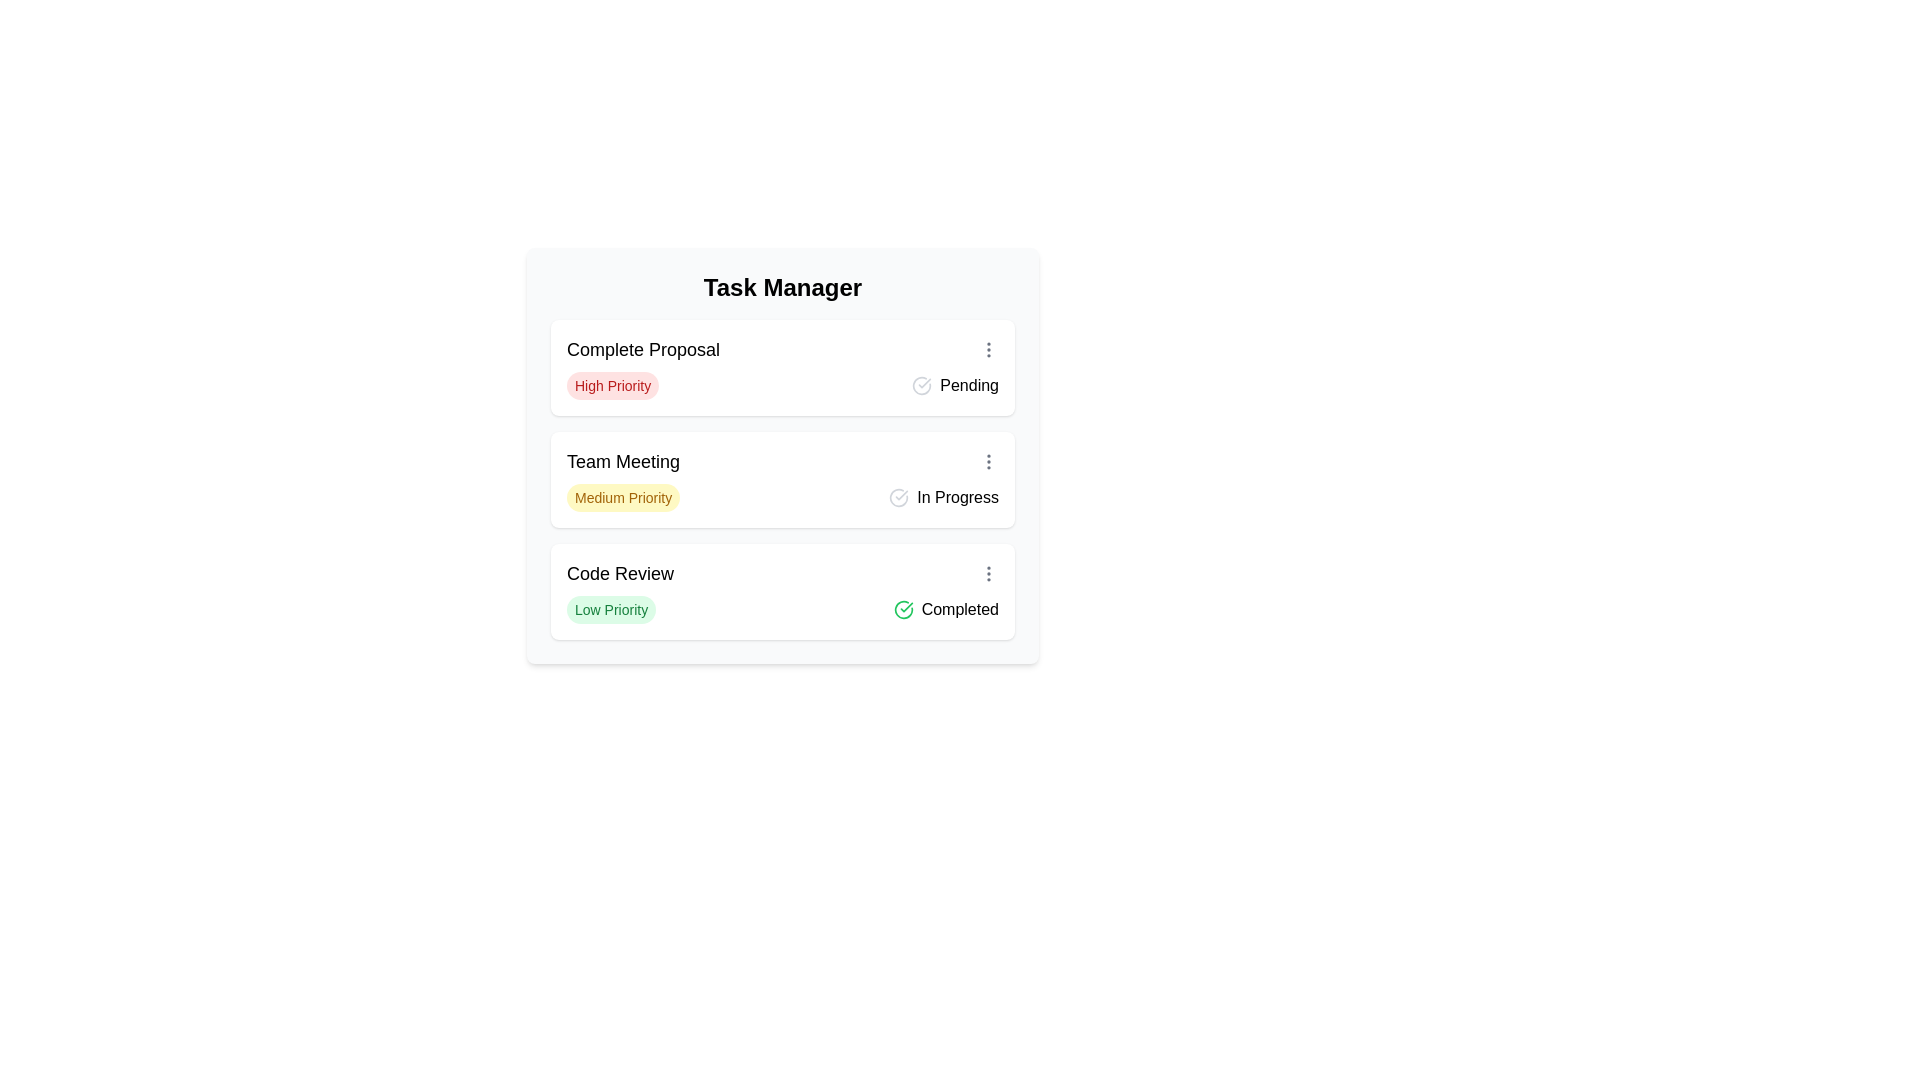  I want to click on the 'Team Meeting' task card in the middle of the vertical list to see its details, so click(781, 479).